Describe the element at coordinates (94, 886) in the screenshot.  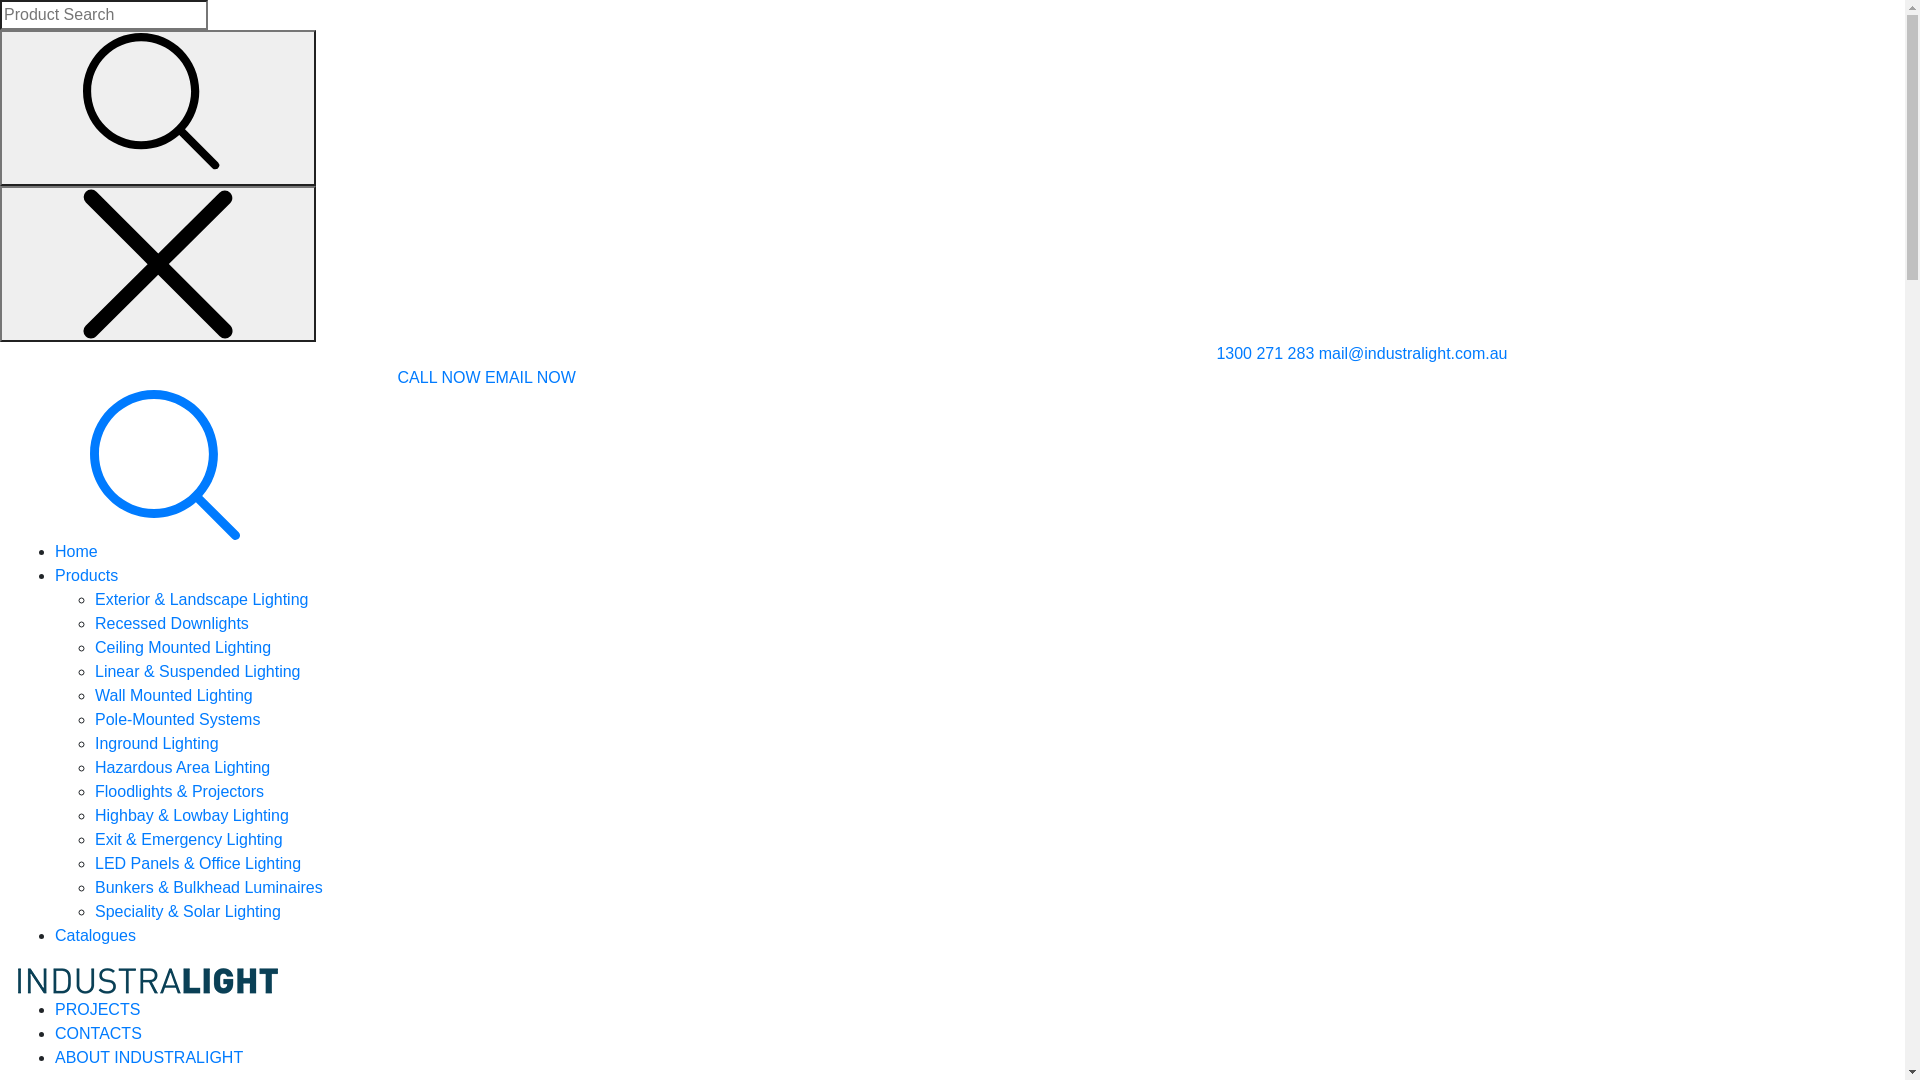
I see `'Bunkers & Bulkhead Luminaires'` at that location.